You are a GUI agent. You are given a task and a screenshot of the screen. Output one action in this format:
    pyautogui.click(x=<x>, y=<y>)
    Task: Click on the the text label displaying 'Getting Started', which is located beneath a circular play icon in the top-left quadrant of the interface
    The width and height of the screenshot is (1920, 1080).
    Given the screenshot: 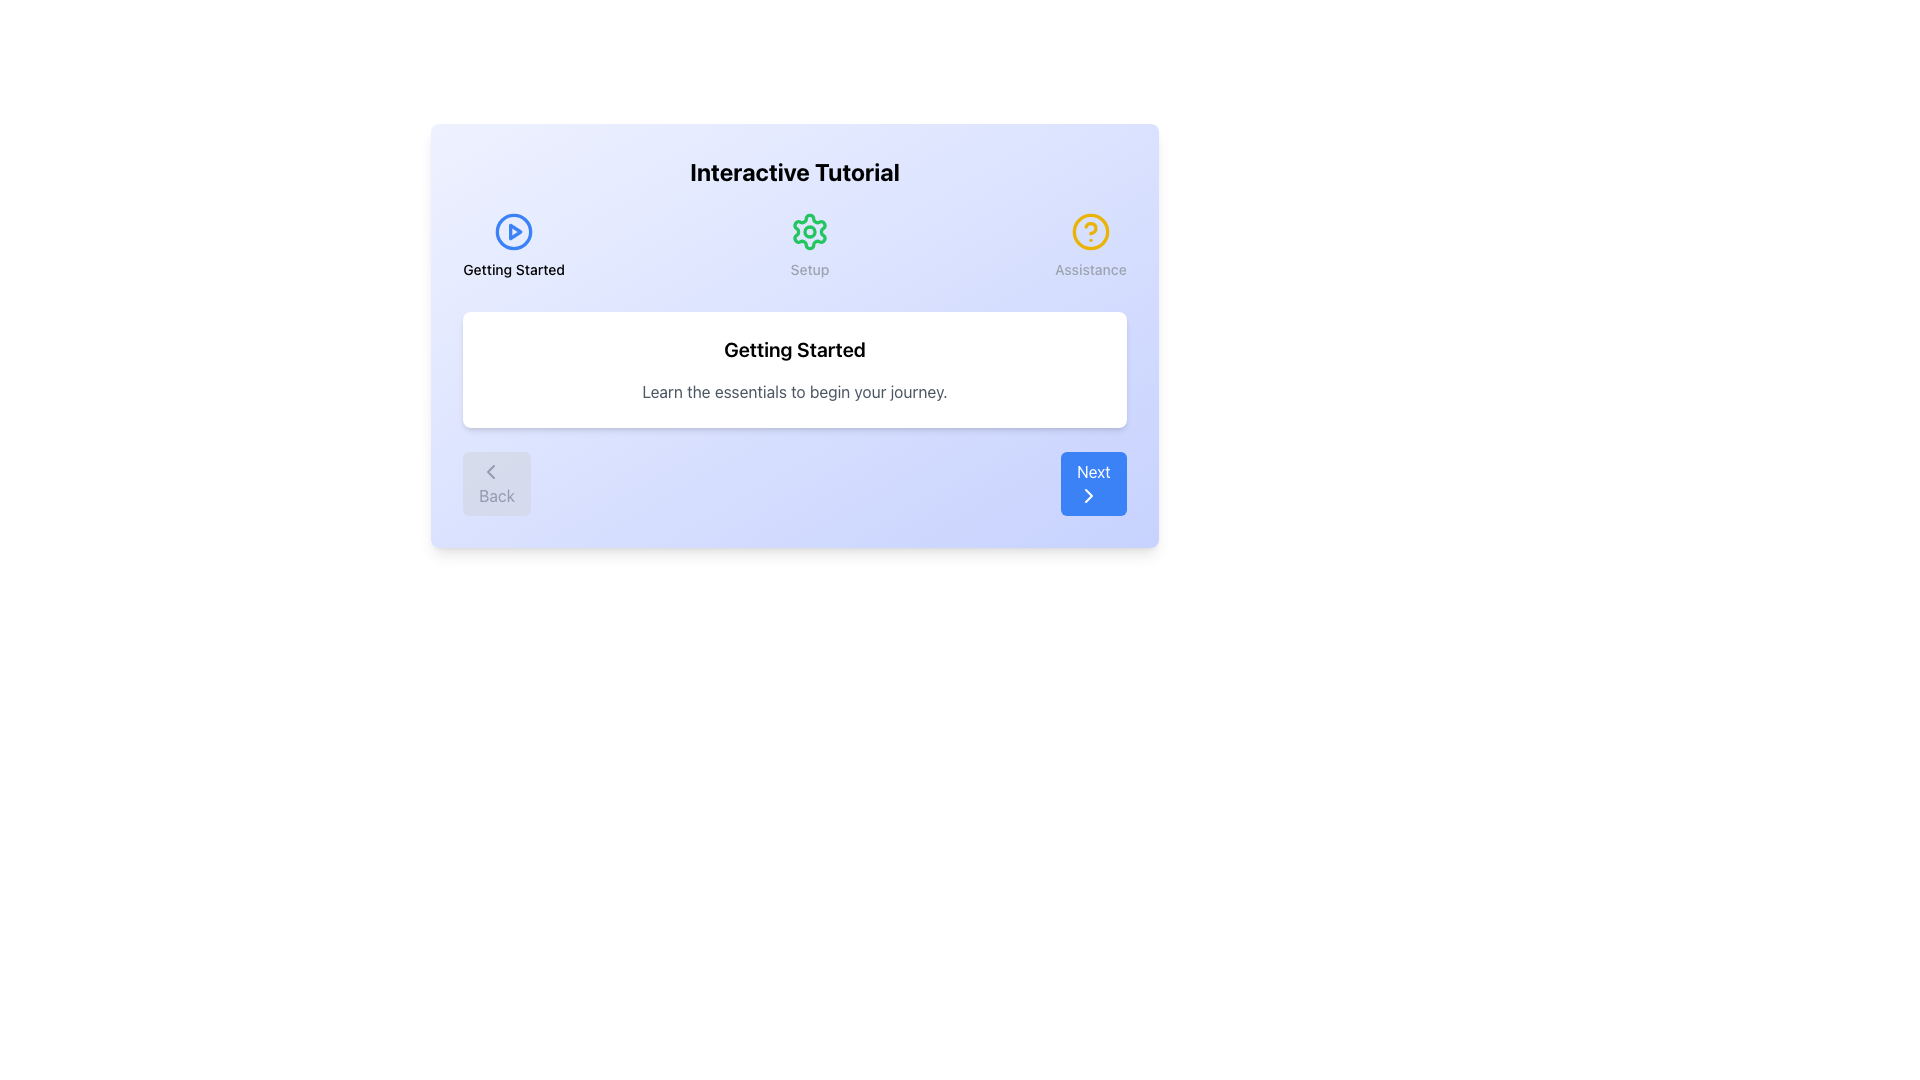 What is the action you would take?
    pyautogui.click(x=514, y=270)
    